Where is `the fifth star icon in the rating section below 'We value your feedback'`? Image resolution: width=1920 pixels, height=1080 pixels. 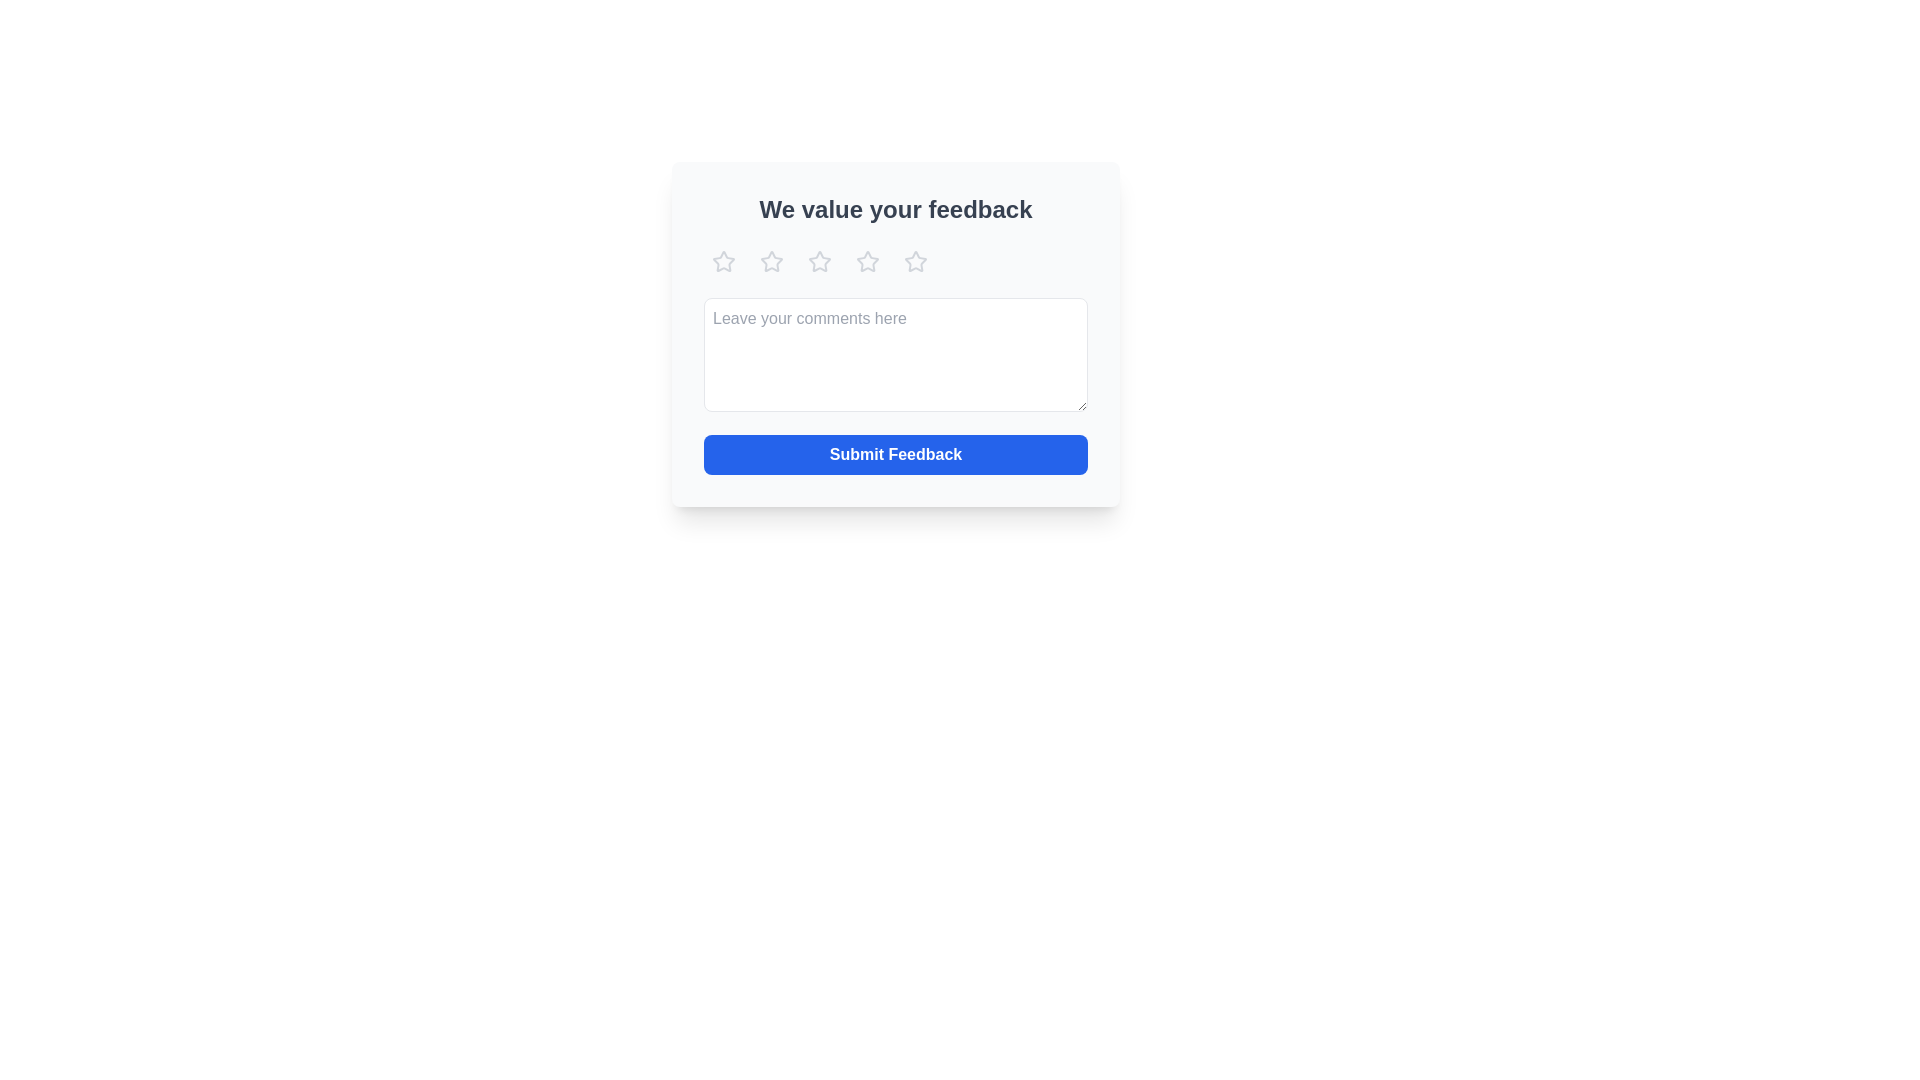 the fifth star icon in the rating section below 'We value your feedback' is located at coordinates (915, 261).